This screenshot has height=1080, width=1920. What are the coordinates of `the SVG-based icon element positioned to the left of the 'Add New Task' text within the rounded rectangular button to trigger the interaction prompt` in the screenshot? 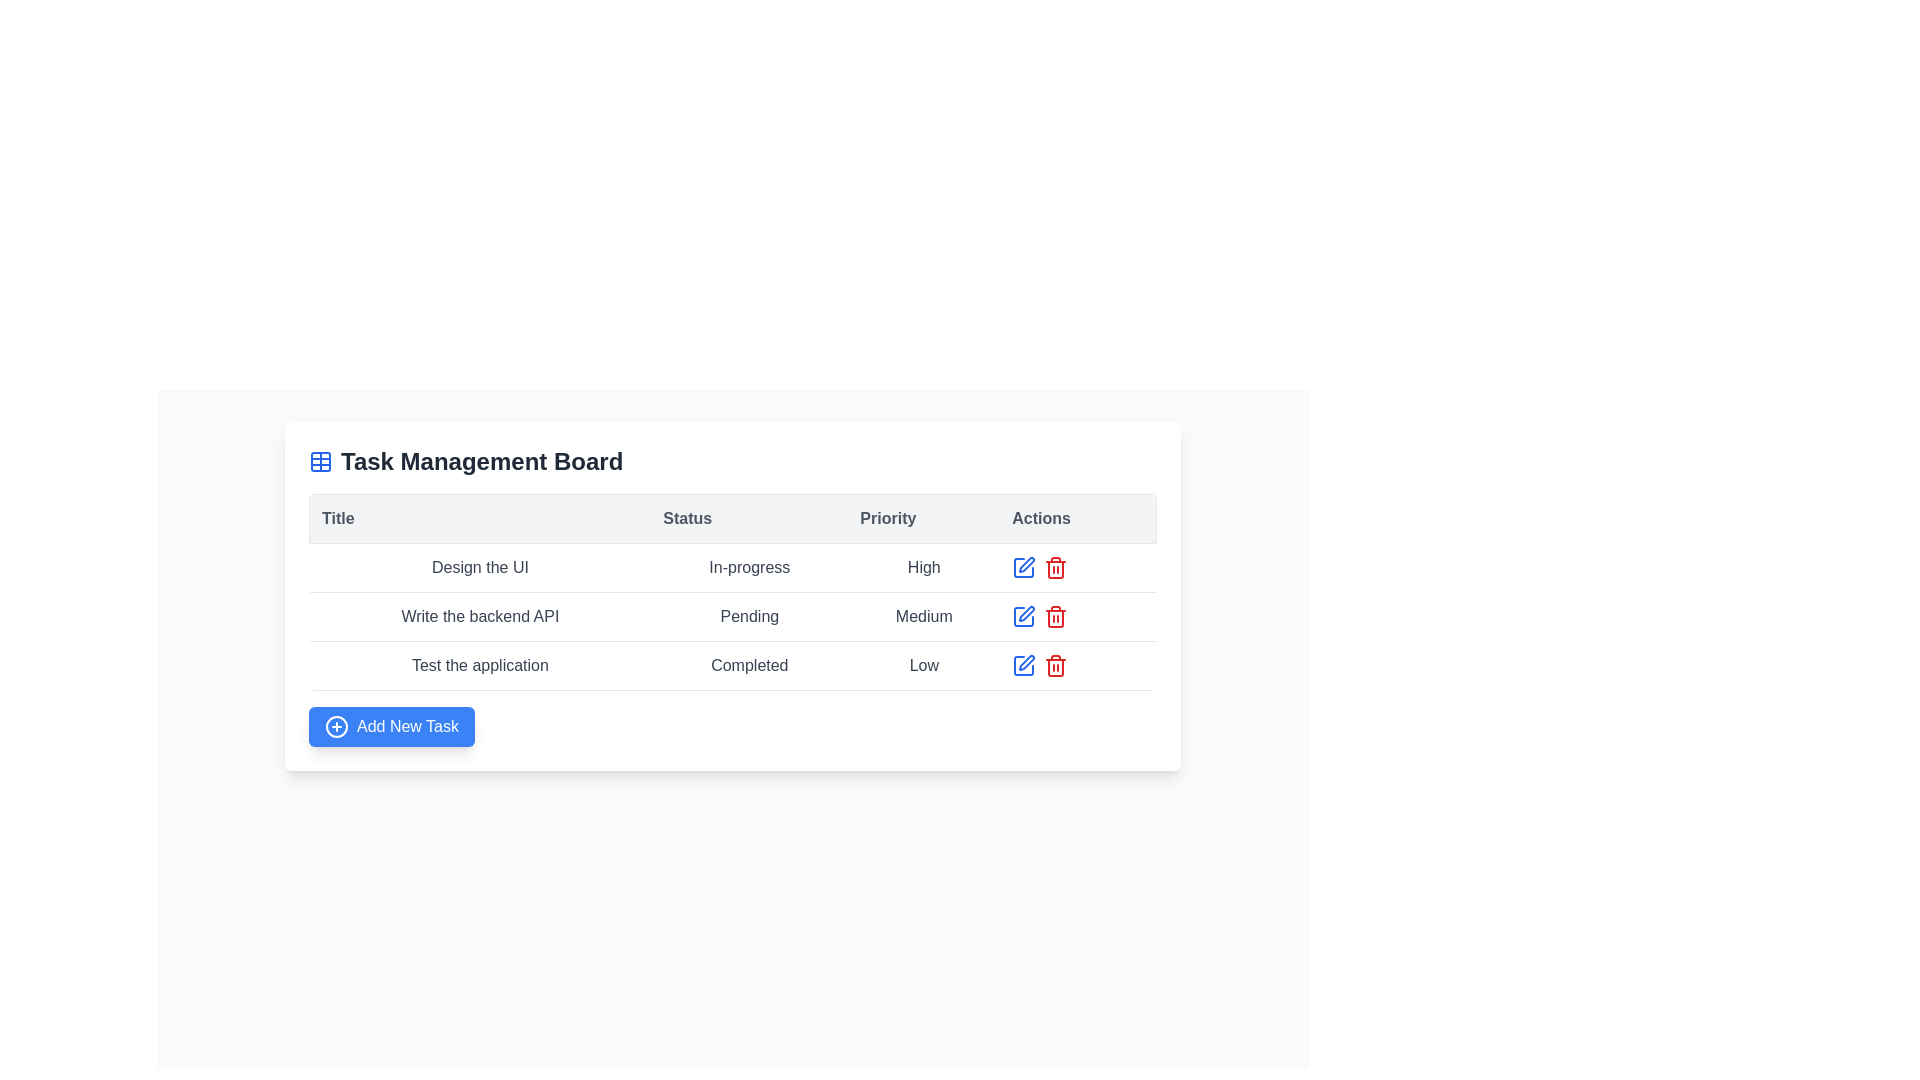 It's located at (336, 726).